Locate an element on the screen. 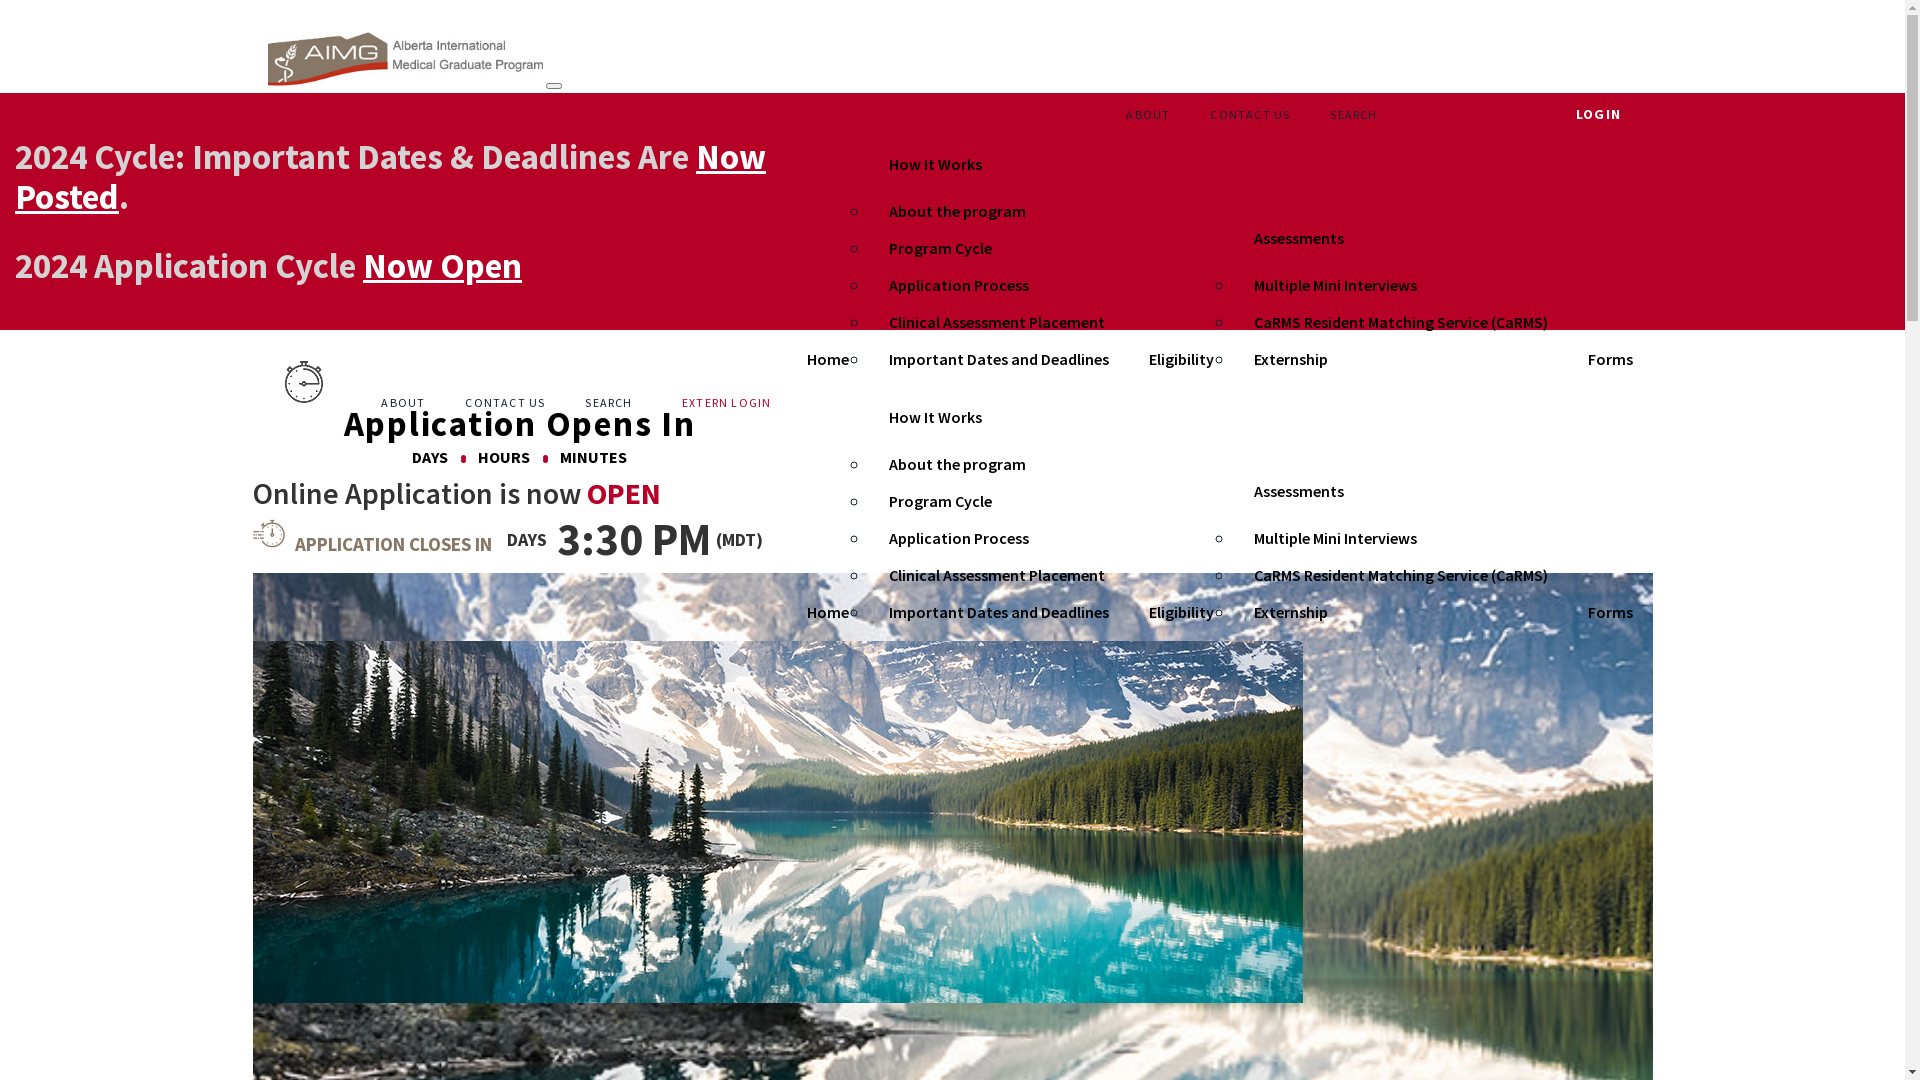  'SEARCH  ' is located at coordinates (1315, 115).